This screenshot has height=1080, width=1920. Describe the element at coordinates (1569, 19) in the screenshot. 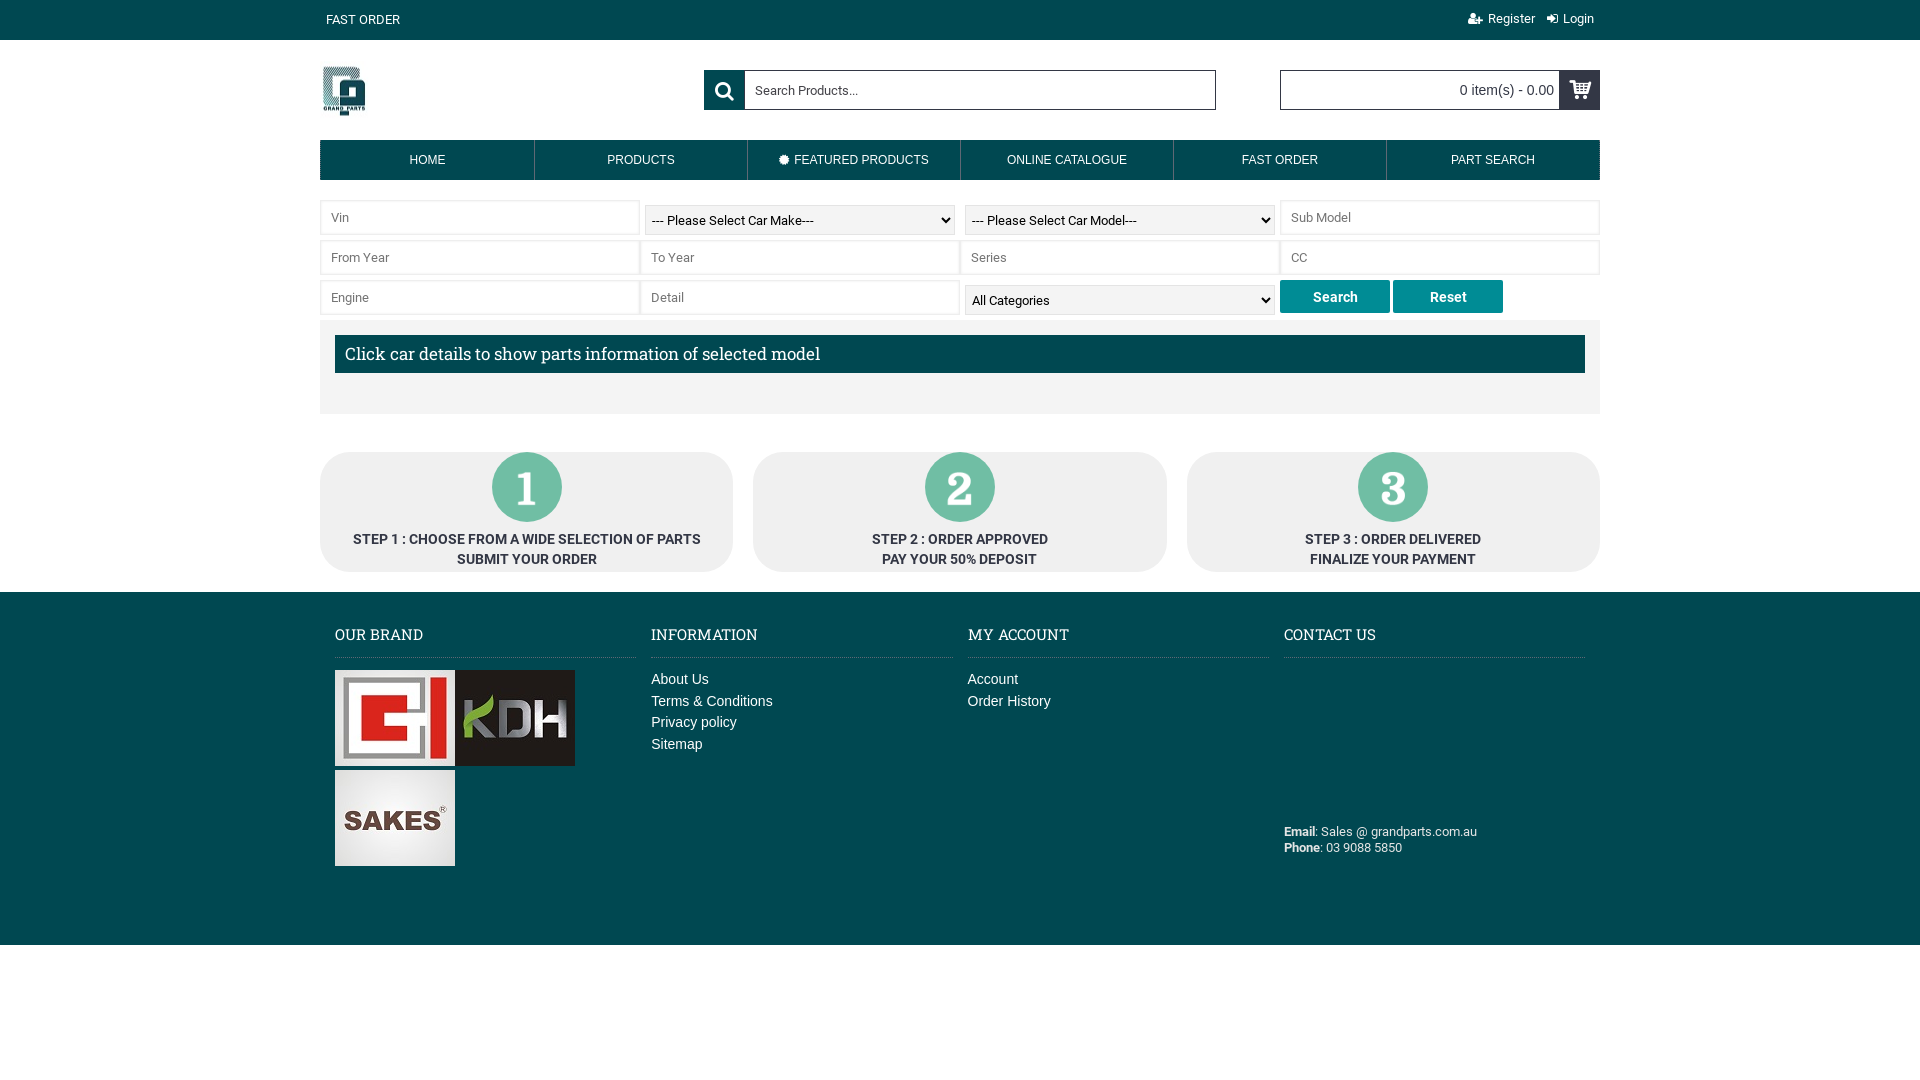

I see `'Login'` at that location.